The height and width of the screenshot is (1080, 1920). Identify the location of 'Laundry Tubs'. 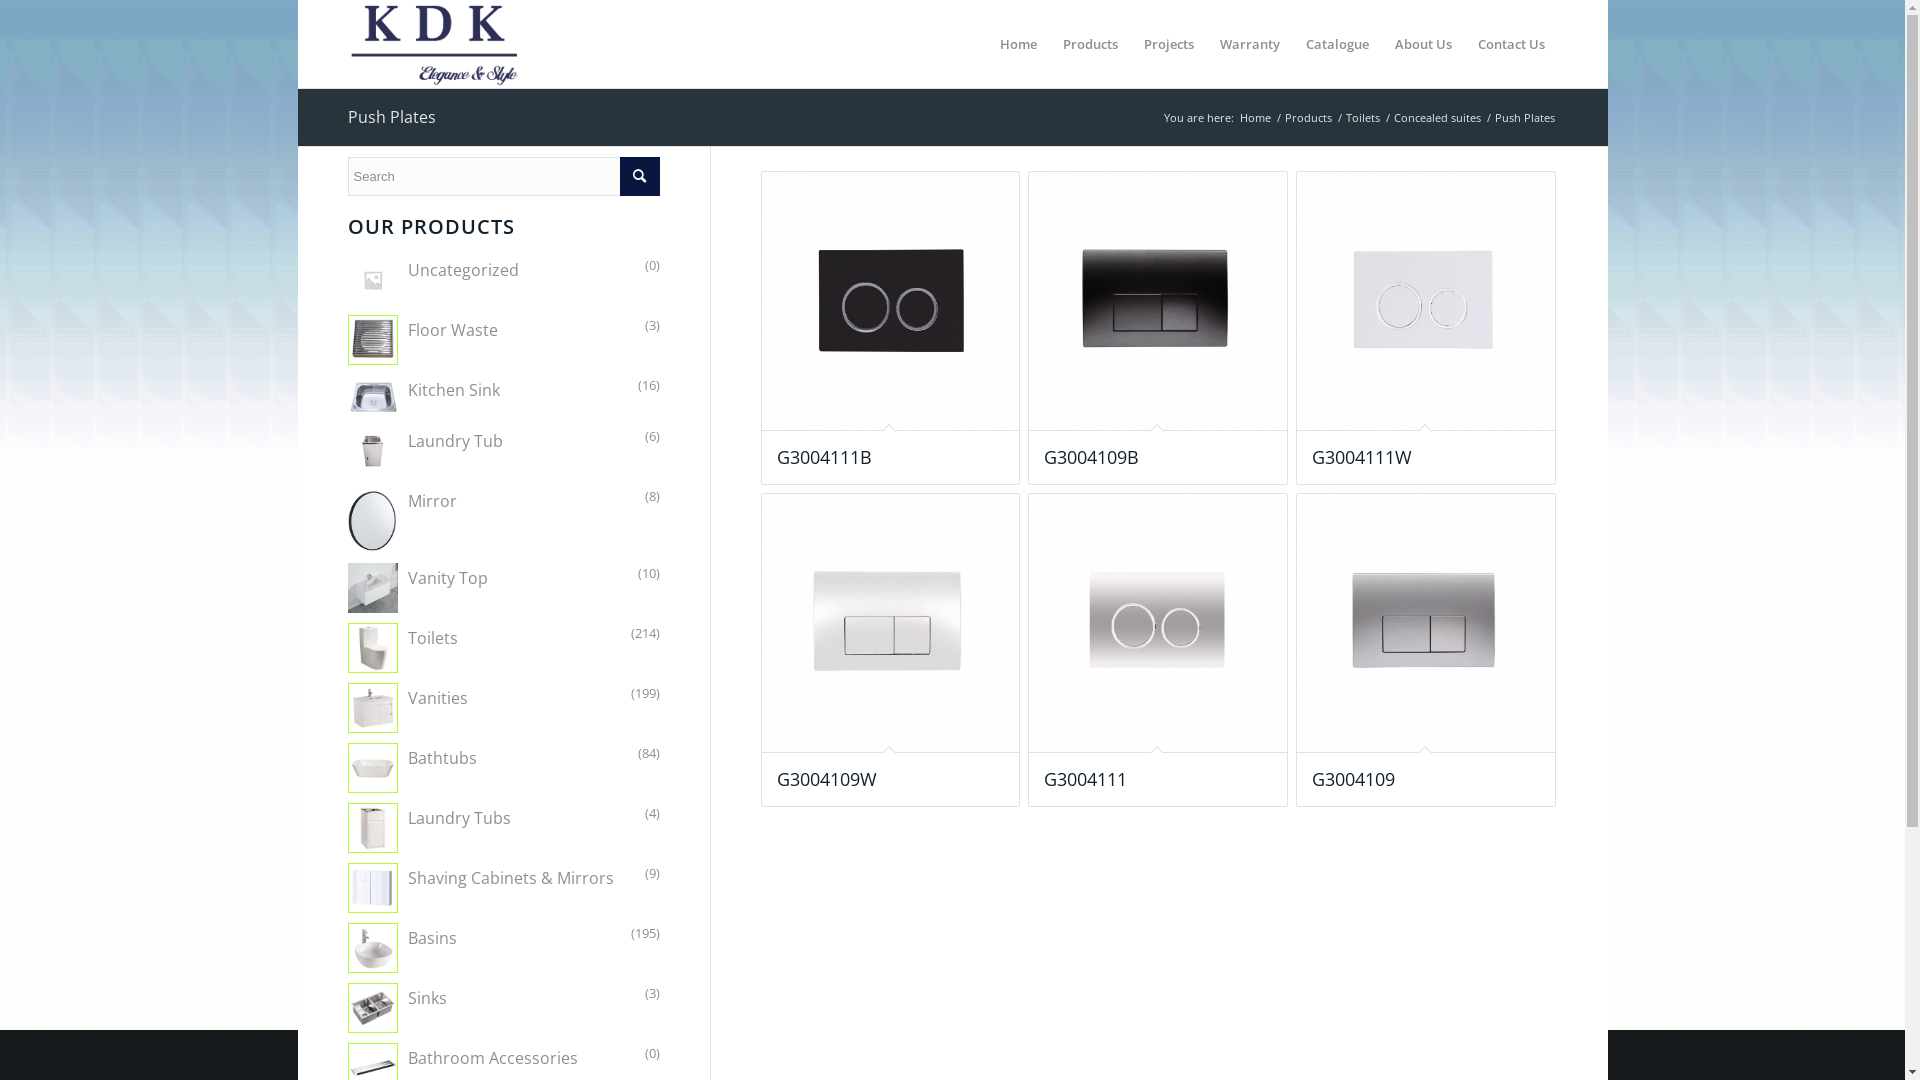
(428, 828).